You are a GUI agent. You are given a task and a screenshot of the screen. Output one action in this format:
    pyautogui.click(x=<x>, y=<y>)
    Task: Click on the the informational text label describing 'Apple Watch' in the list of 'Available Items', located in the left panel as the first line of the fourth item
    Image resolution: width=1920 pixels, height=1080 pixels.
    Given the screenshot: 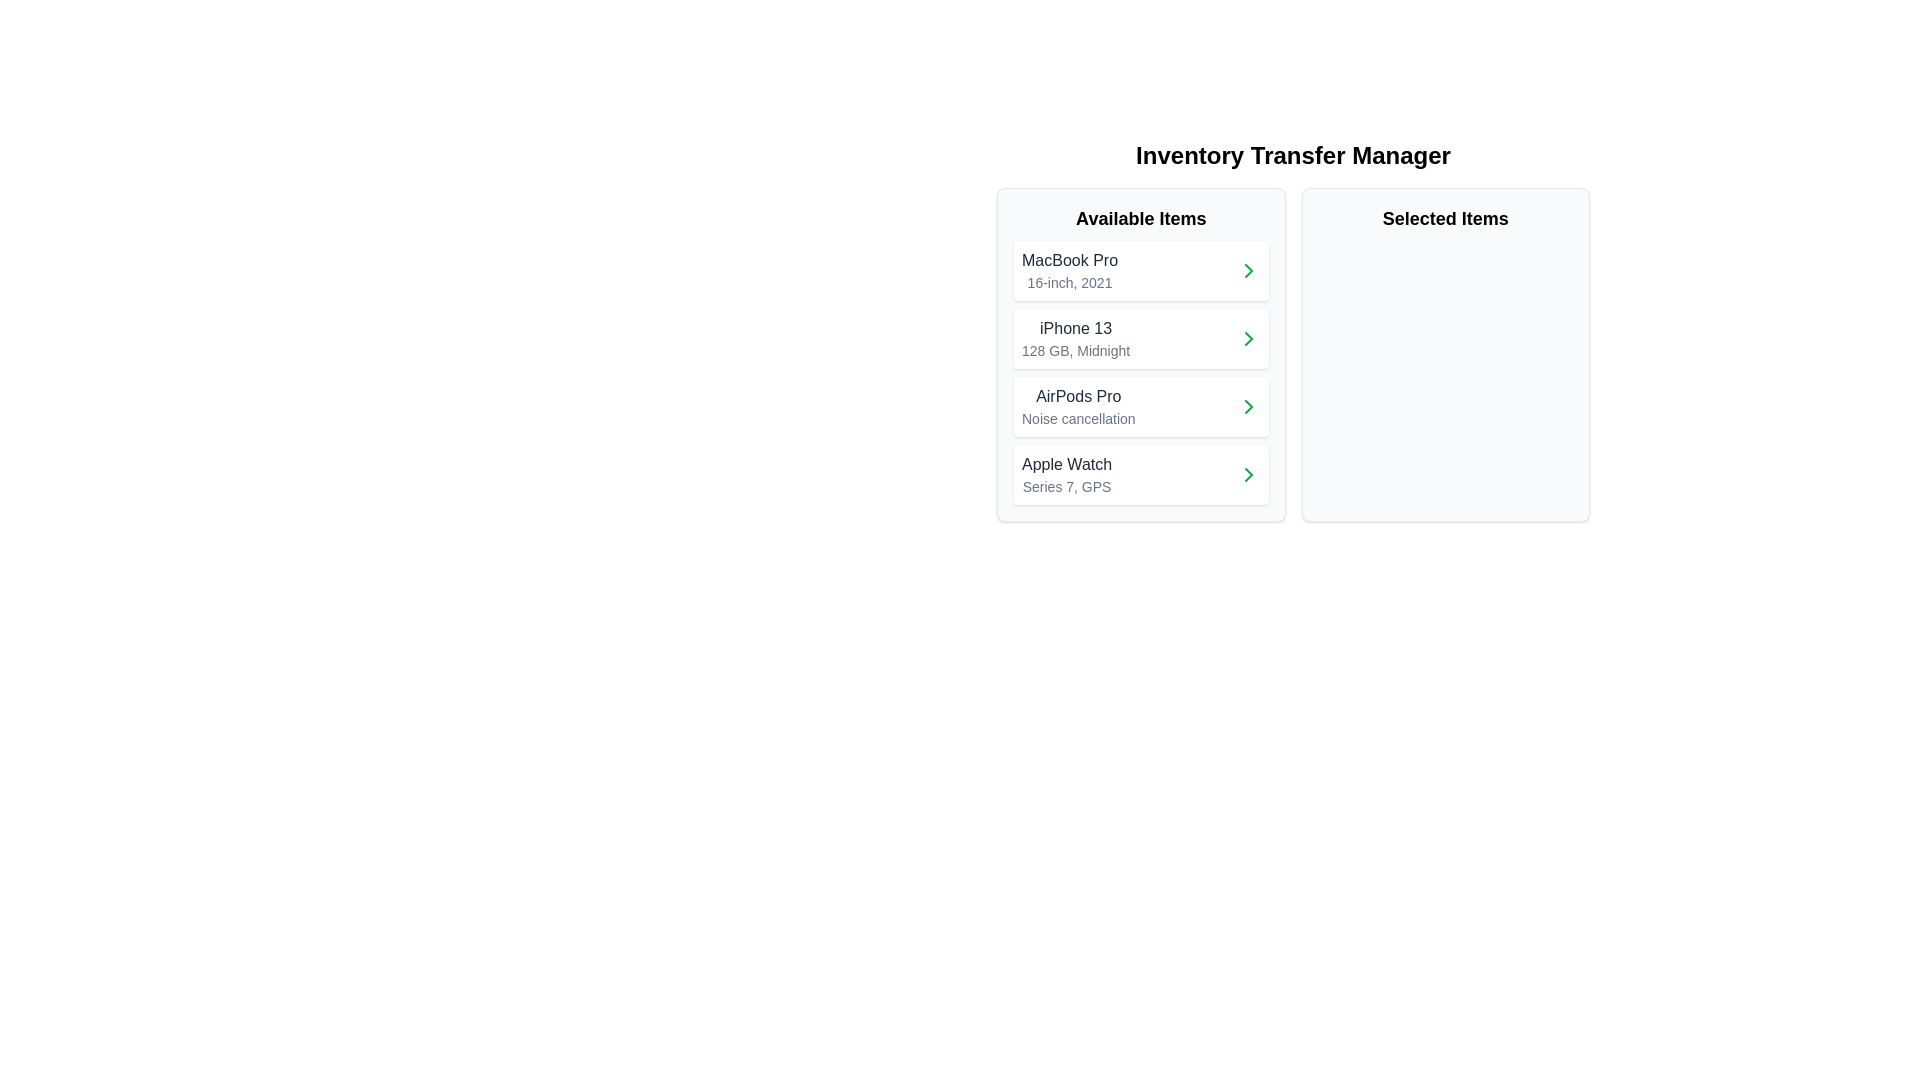 What is the action you would take?
    pyautogui.click(x=1066, y=465)
    